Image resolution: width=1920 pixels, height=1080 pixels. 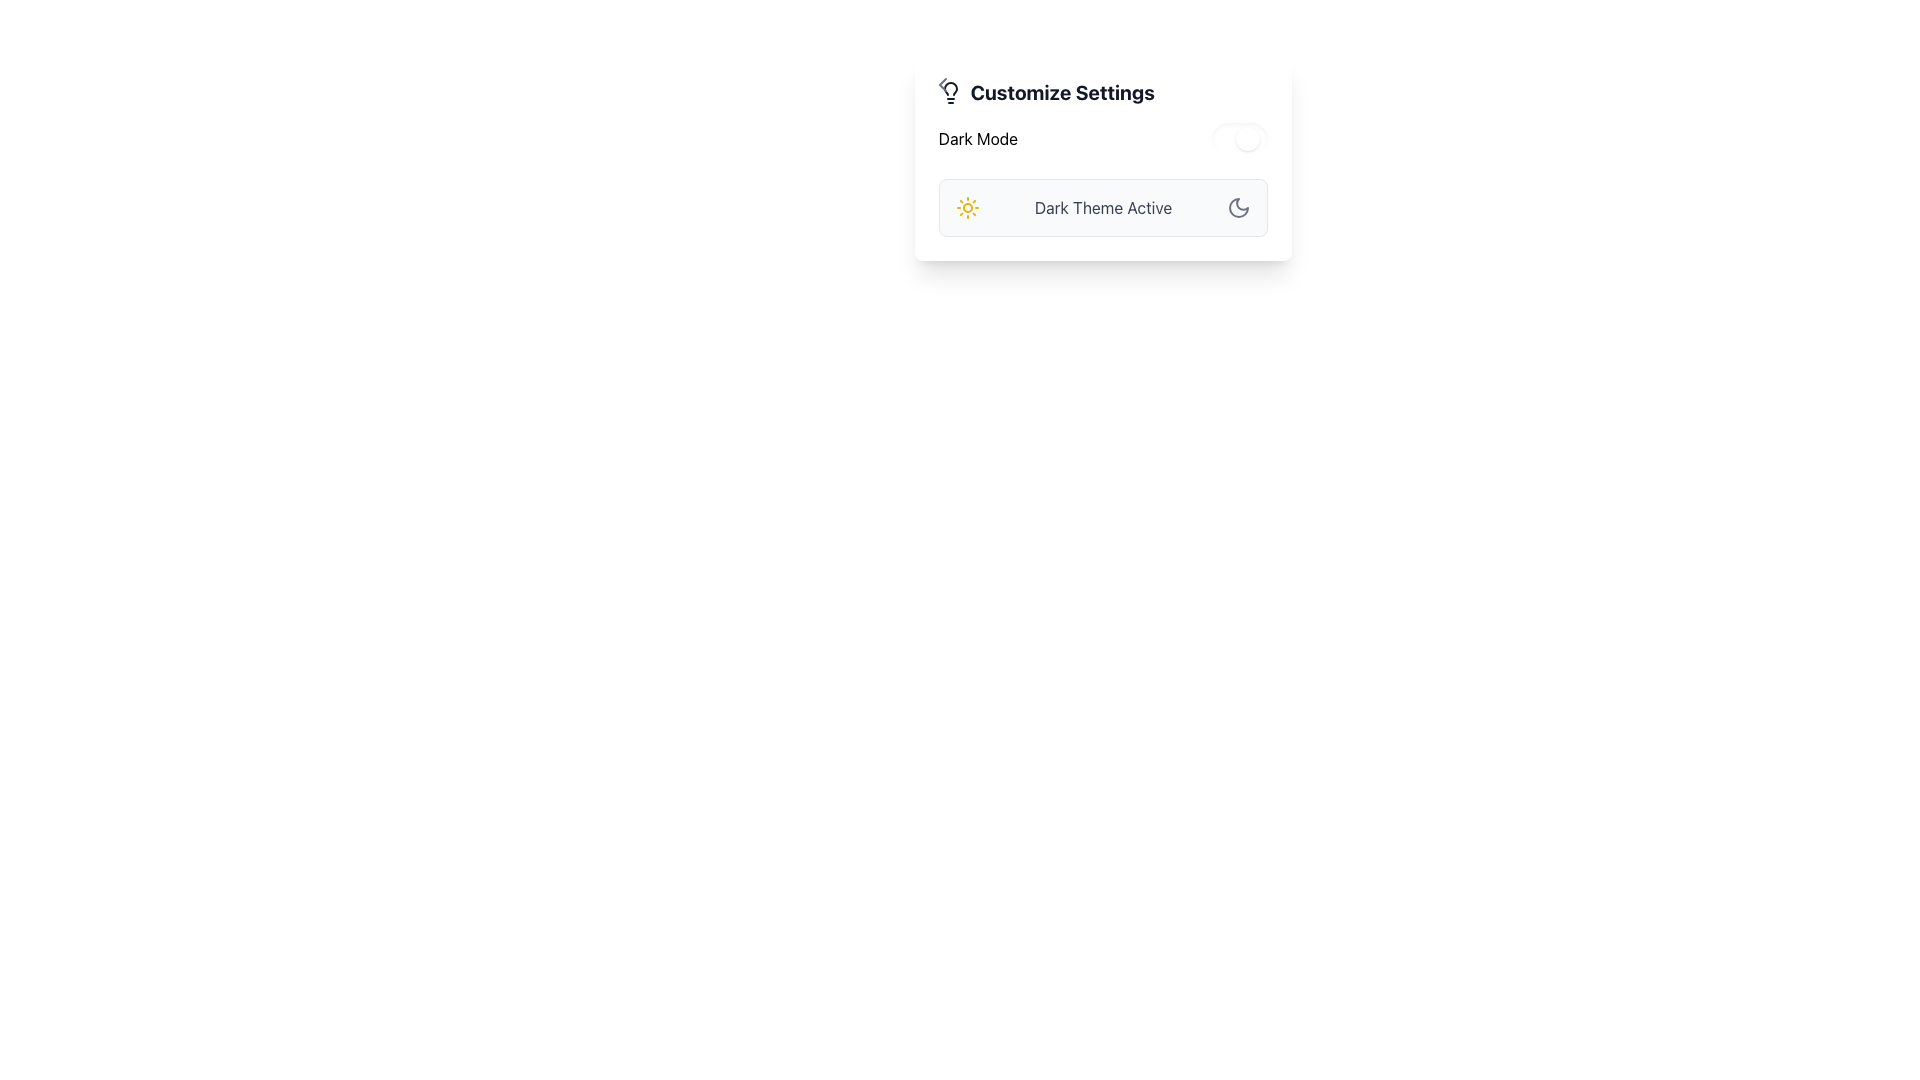 What do you see at coordinates (1238, 208) in the screenshot?
I see `the theme choice icon located in the top right corner of the settings card, next to the 'Dark Theme Active' text` at bounding box center [1238, 208].